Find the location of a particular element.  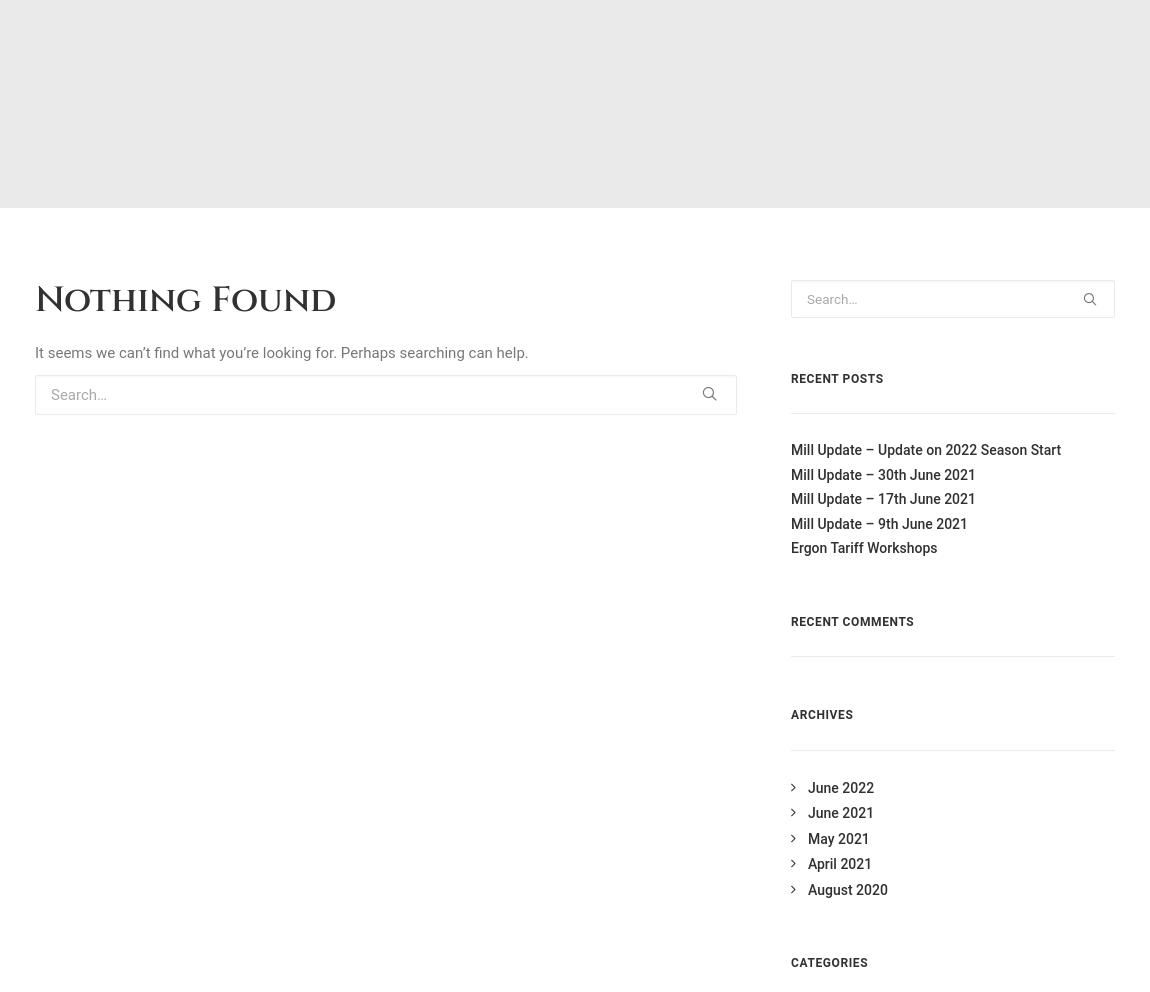

'WordPress.org' is located at coordinates (853, 382).